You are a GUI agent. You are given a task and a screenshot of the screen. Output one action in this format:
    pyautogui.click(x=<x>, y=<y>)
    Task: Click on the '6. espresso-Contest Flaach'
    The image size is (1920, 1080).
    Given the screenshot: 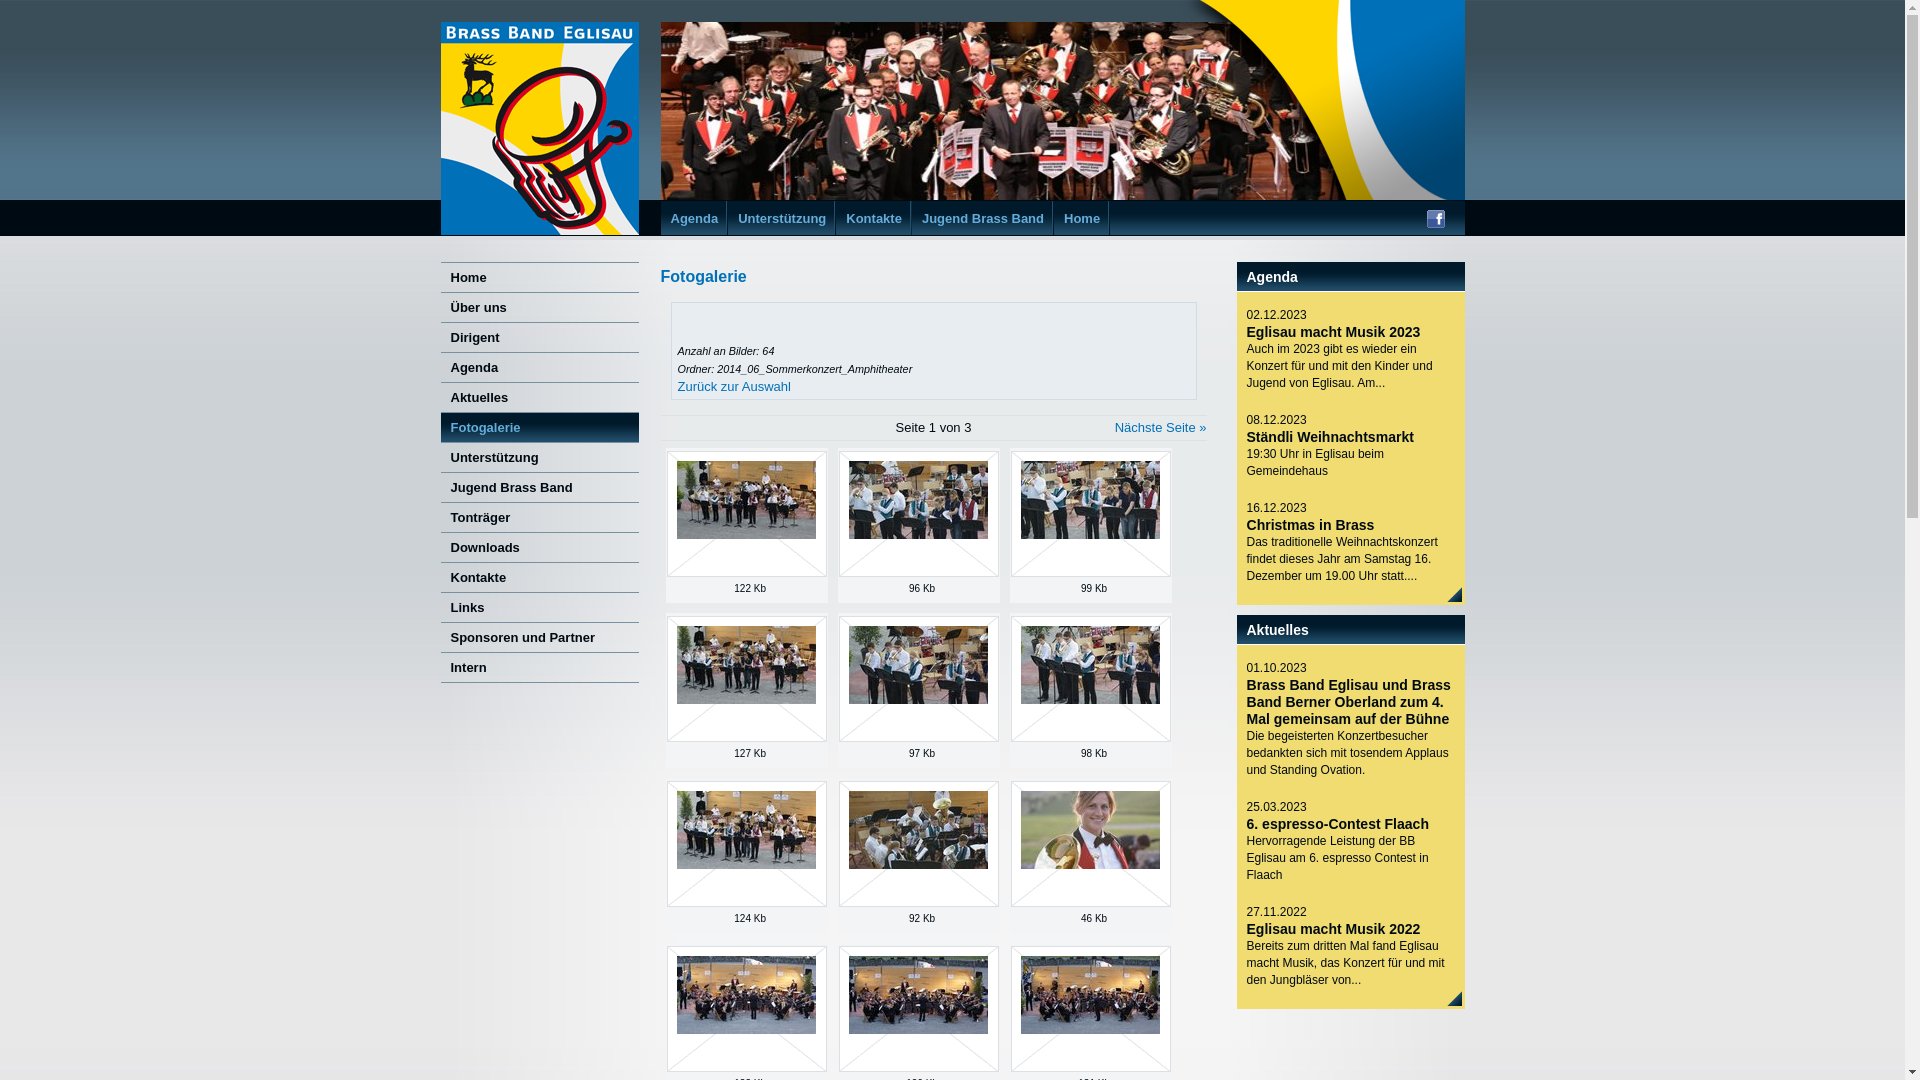 What is the action you would take?
    pyautogui.click(x=1337, y=824)
    